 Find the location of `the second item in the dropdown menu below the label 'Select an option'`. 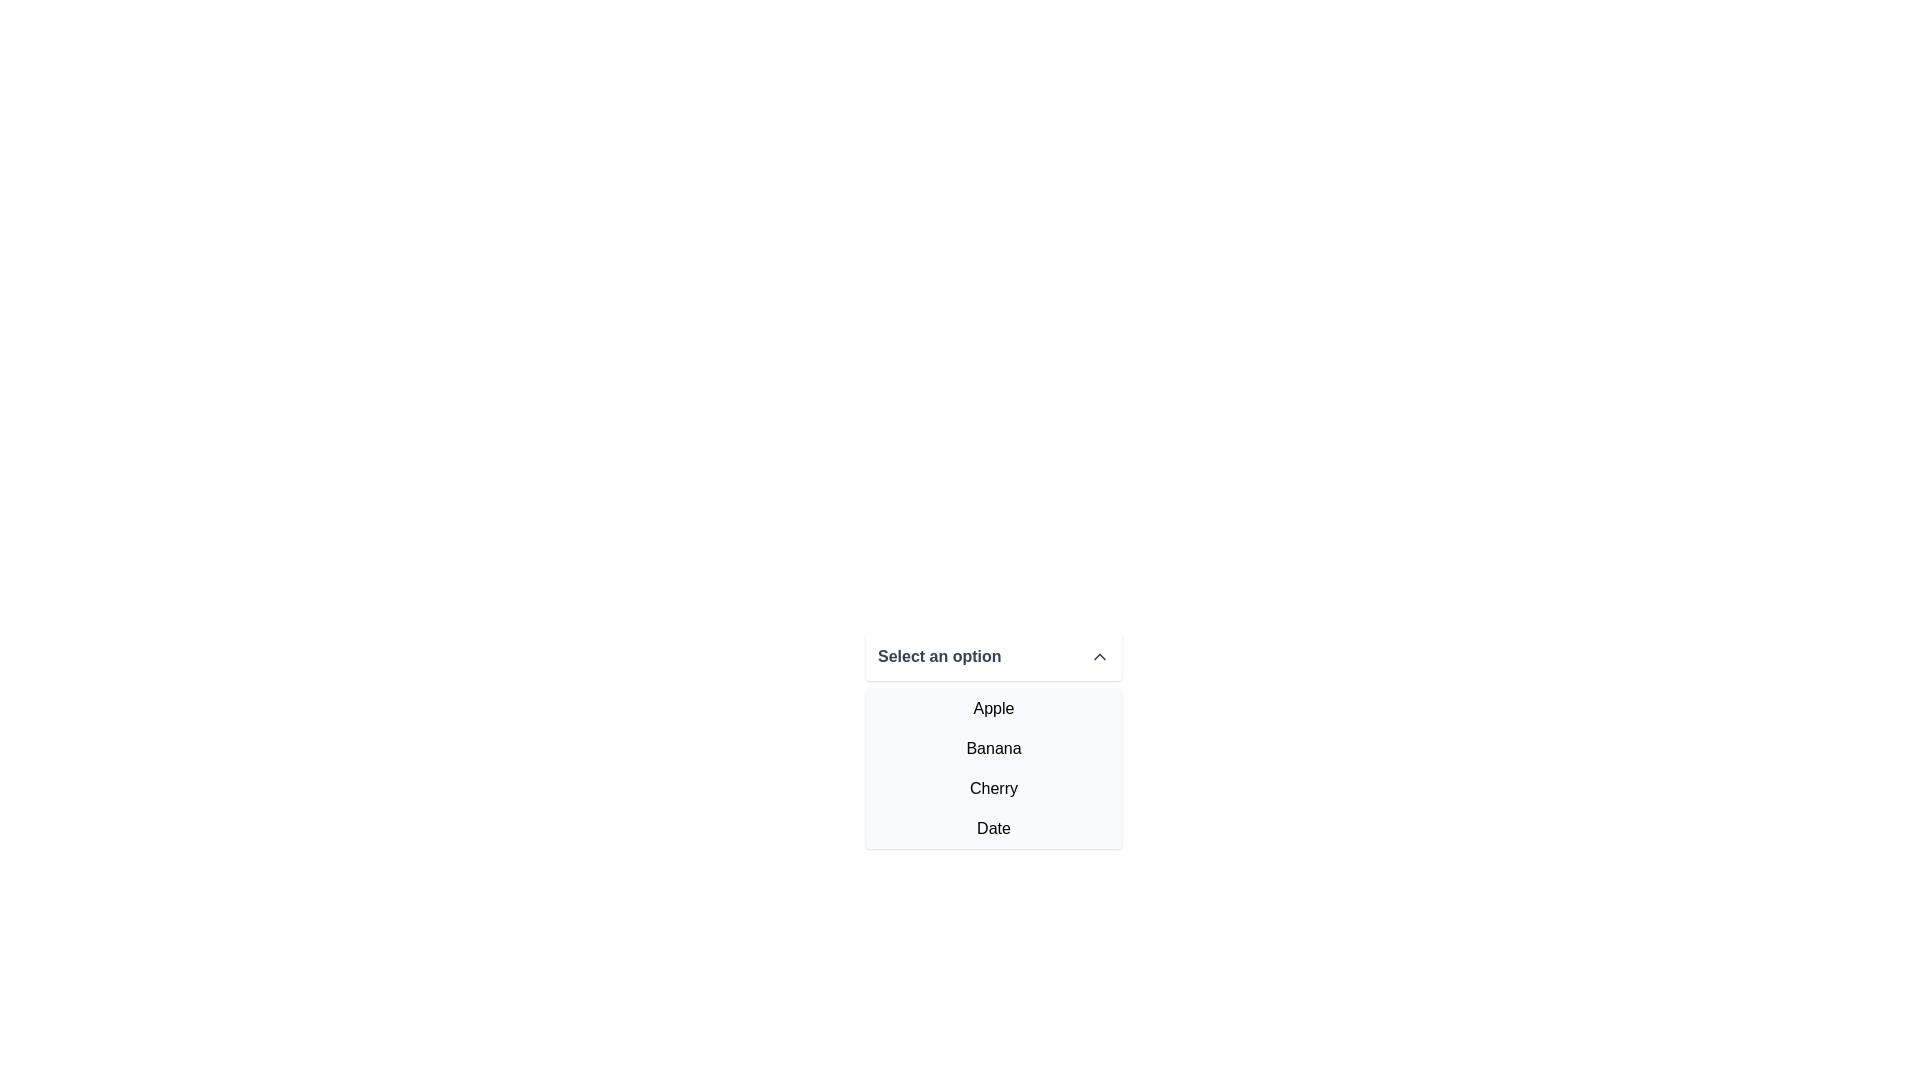

the second item in the dropdown menu below the label 'Select an option' is located at coordinates (993, 748).